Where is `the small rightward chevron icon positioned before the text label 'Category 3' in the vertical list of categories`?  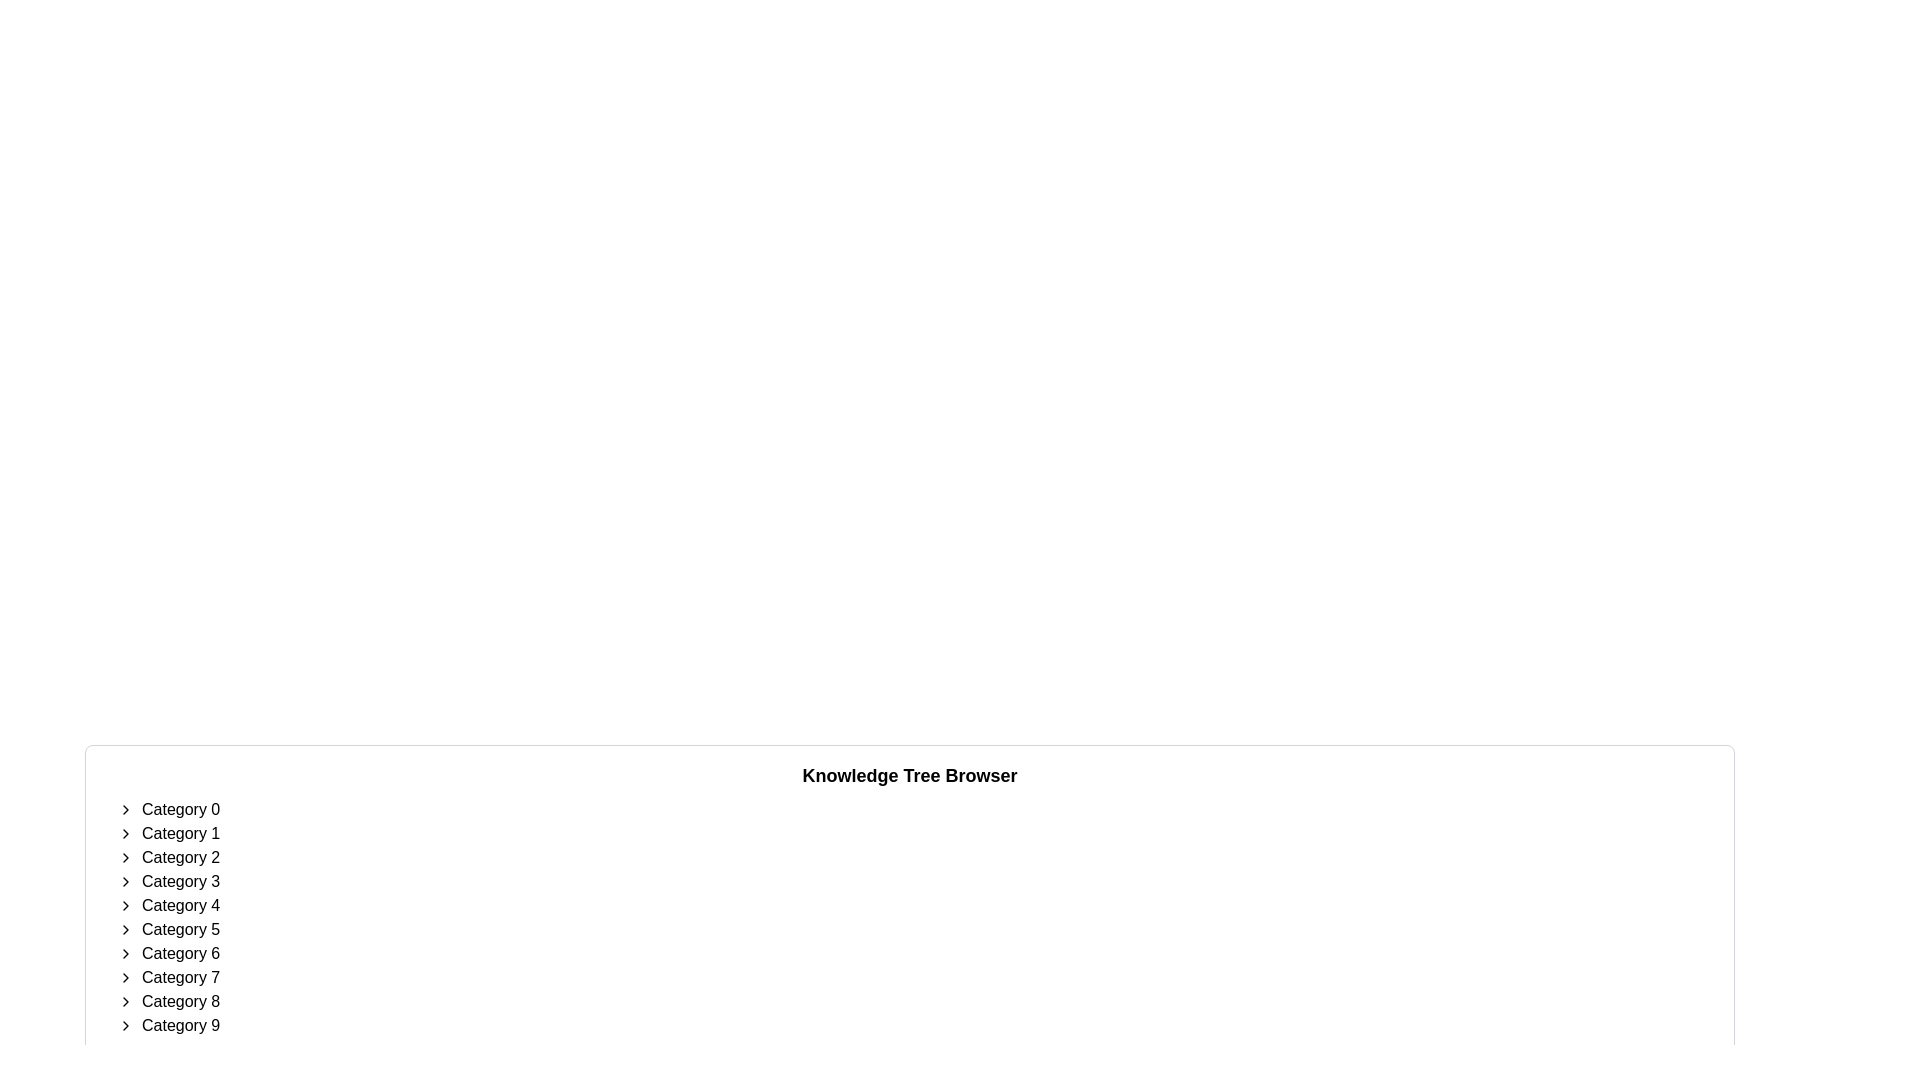 the small rightward chevron icon positioned before the text label 'Category 3' in the vertical list of categories is located at coordinates (124, 881).